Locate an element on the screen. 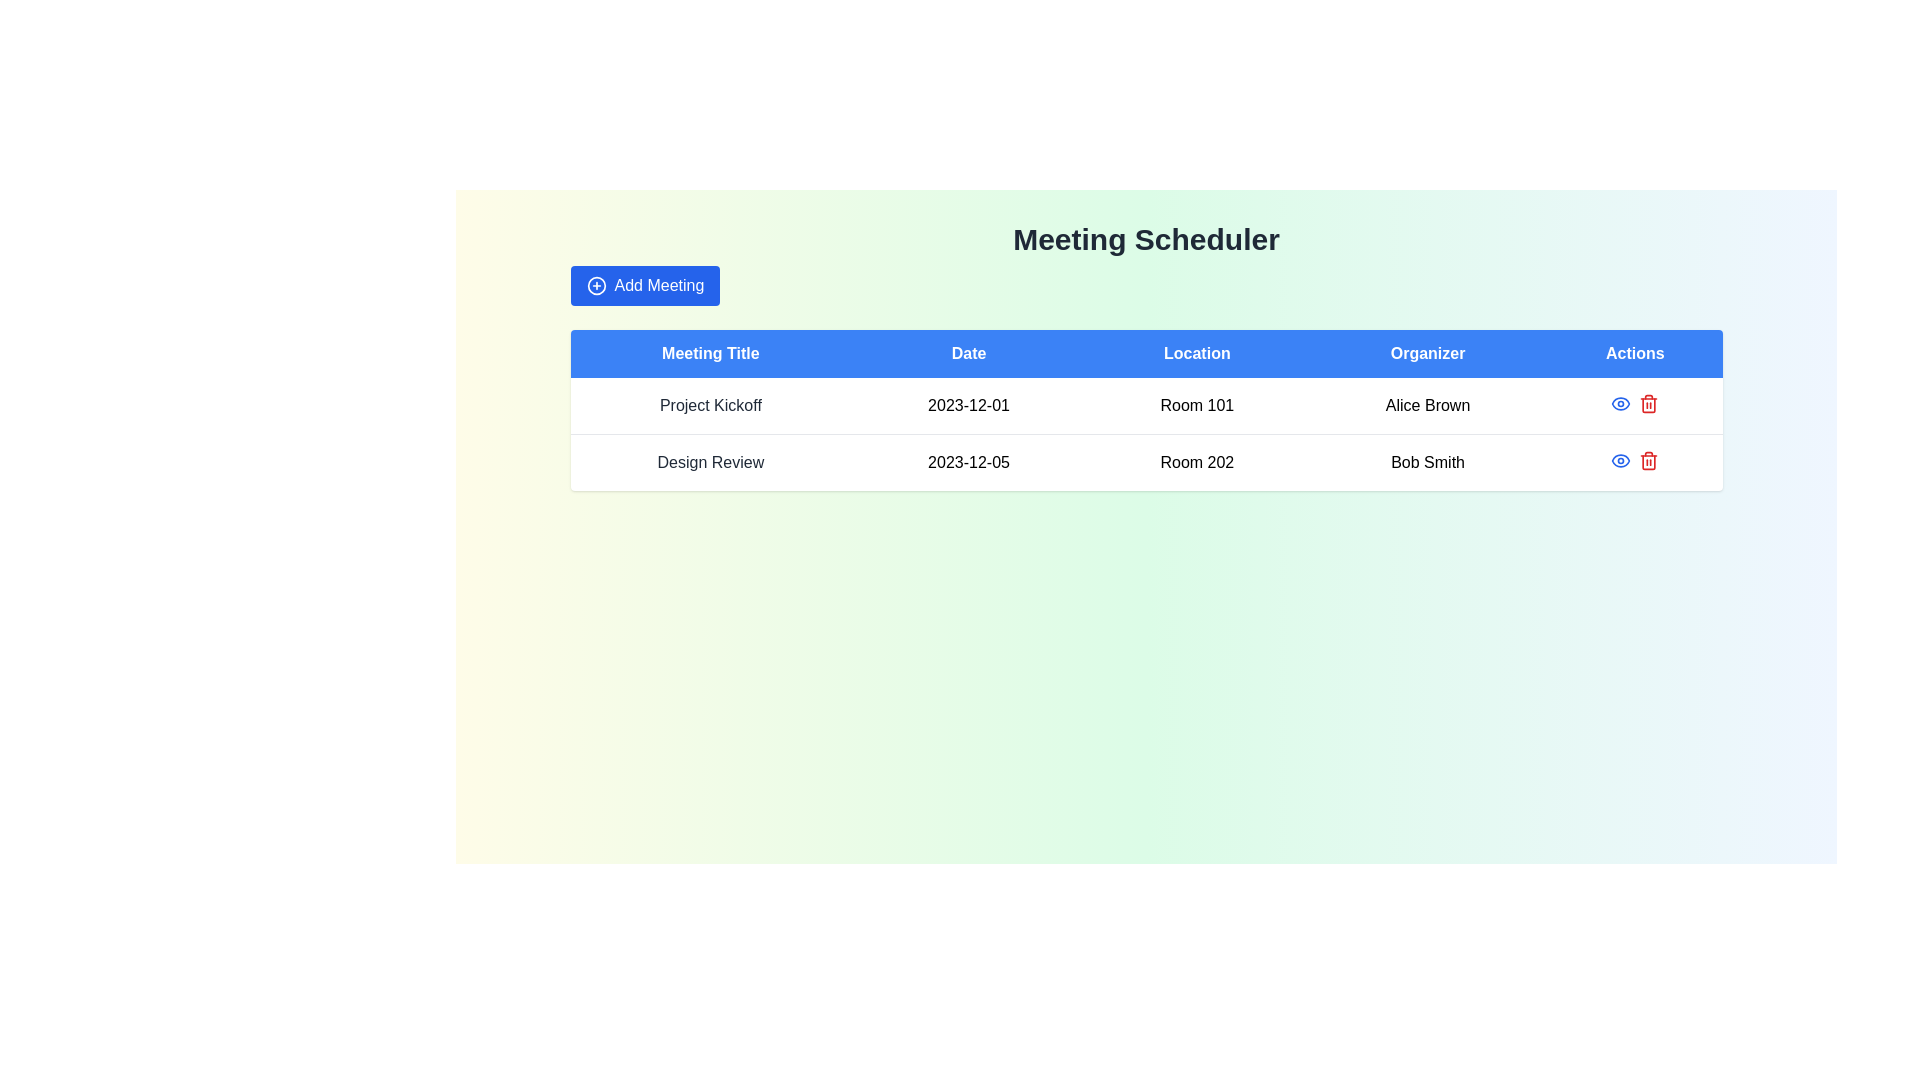 This screenshot has height=1080, width=1920. the text label 'Alice Brown' located under the 'Organizer' column in the first row of the table, which is positioned to the right of 'Room 101' is located at coordinates (1427, 405).